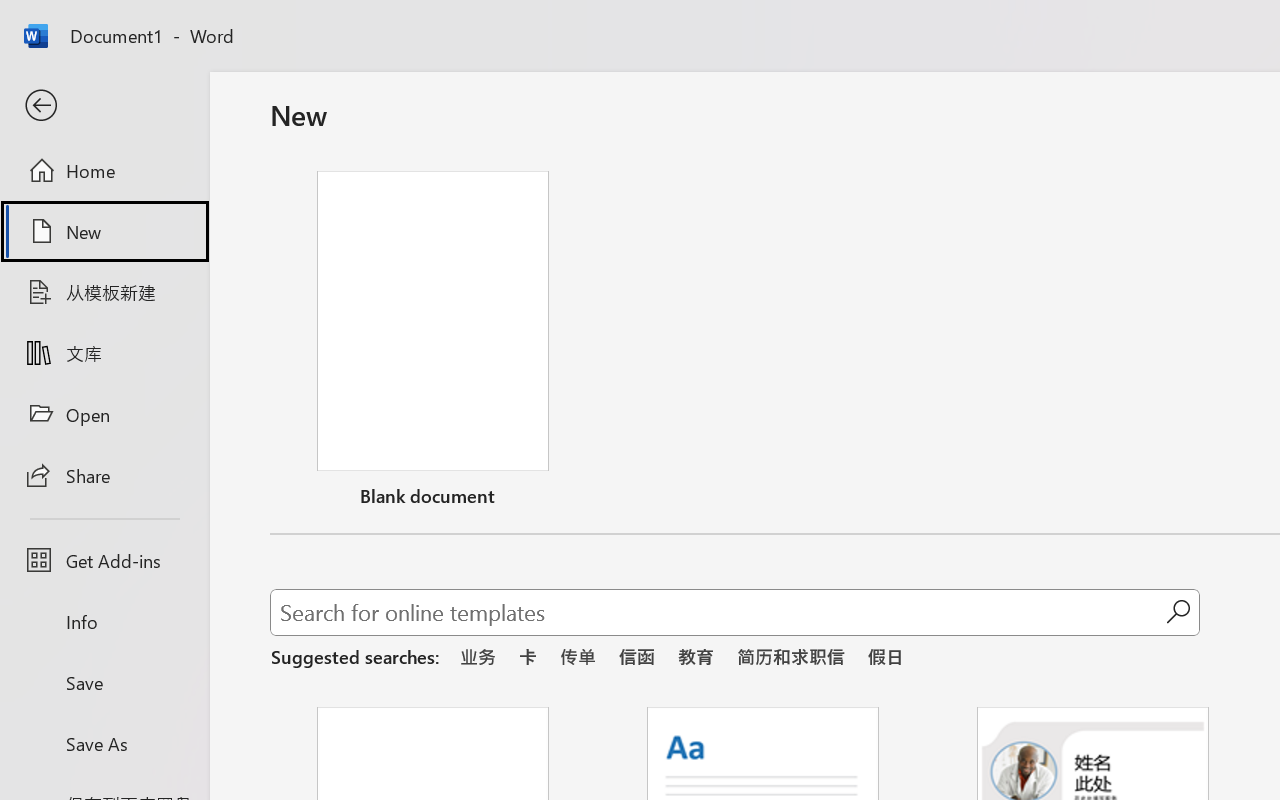 This screenshot has height=800, width=1280. I want to click on 'Start searching', so click(1178, 612).